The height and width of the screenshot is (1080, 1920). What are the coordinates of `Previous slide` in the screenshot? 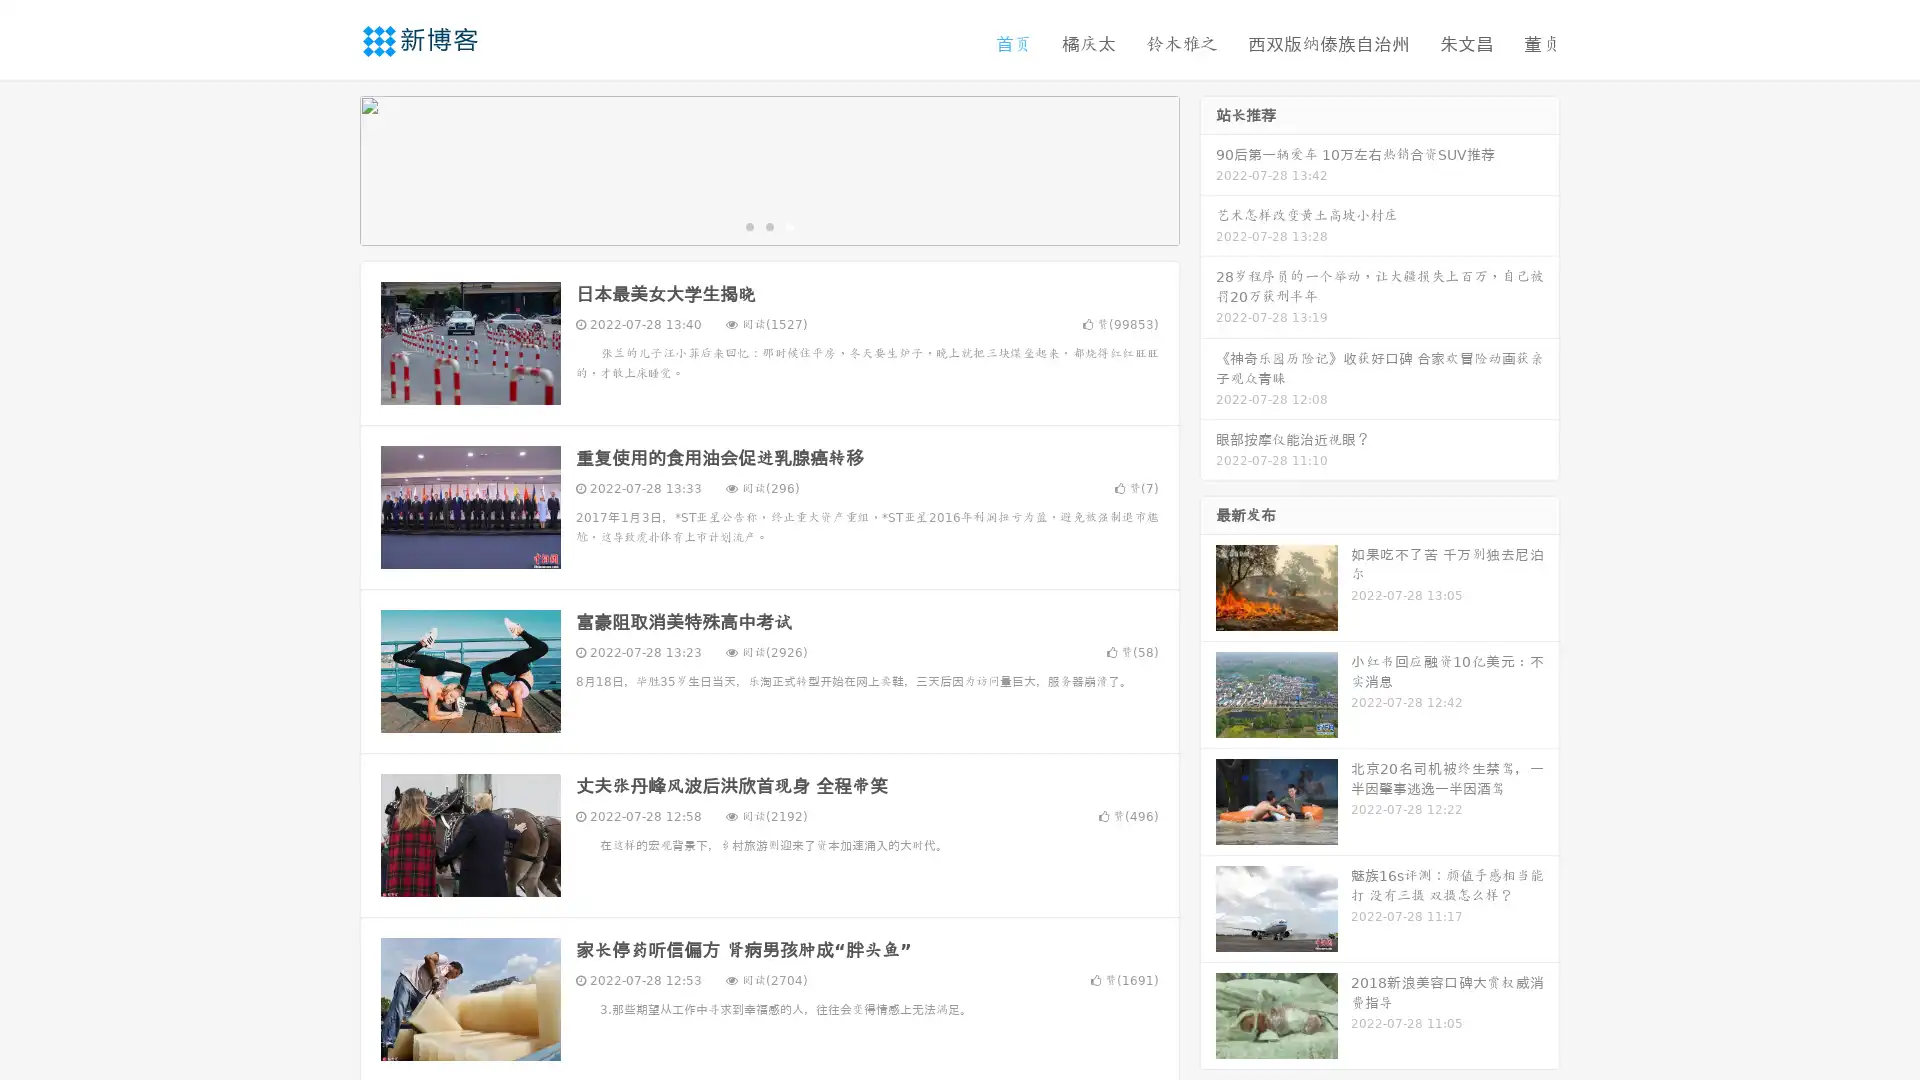 It's located at (330, 168).